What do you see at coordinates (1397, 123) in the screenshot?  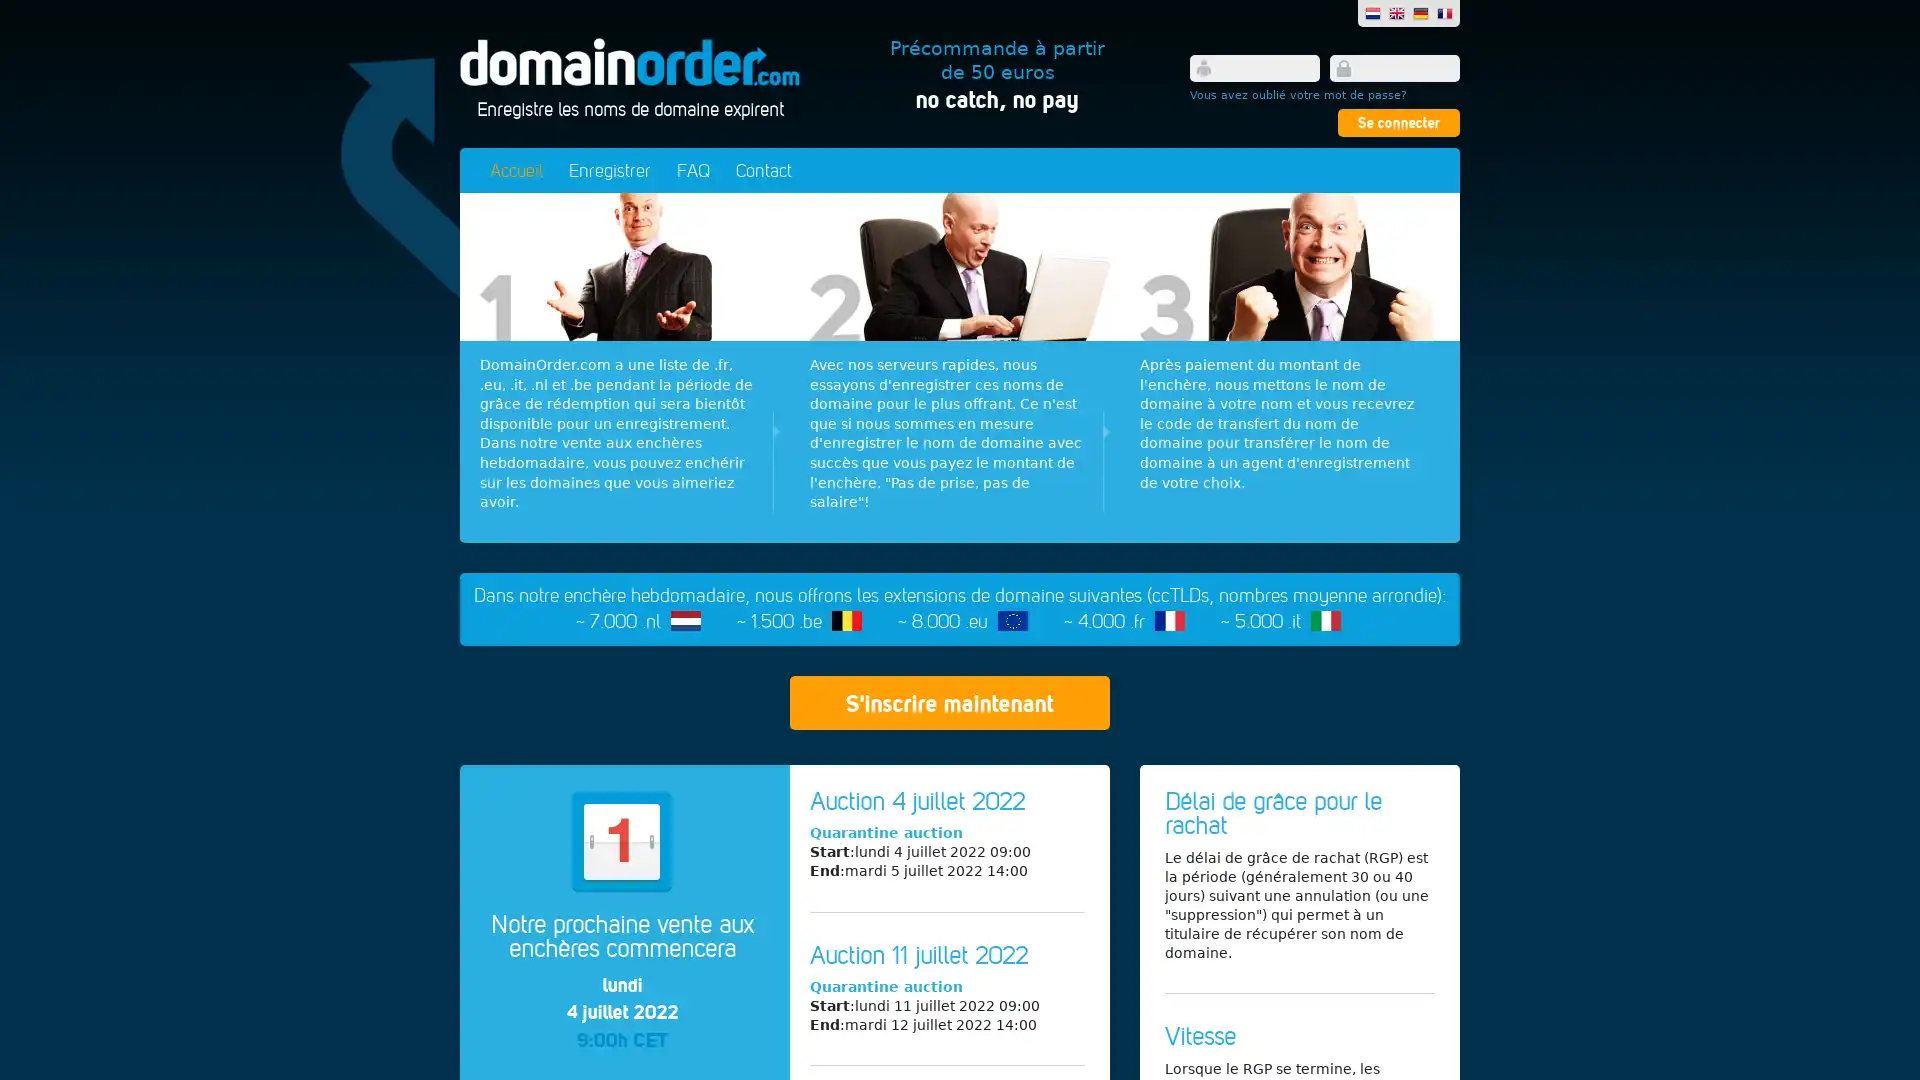 I see `Se connecter` at bounding box center [1397, 123].